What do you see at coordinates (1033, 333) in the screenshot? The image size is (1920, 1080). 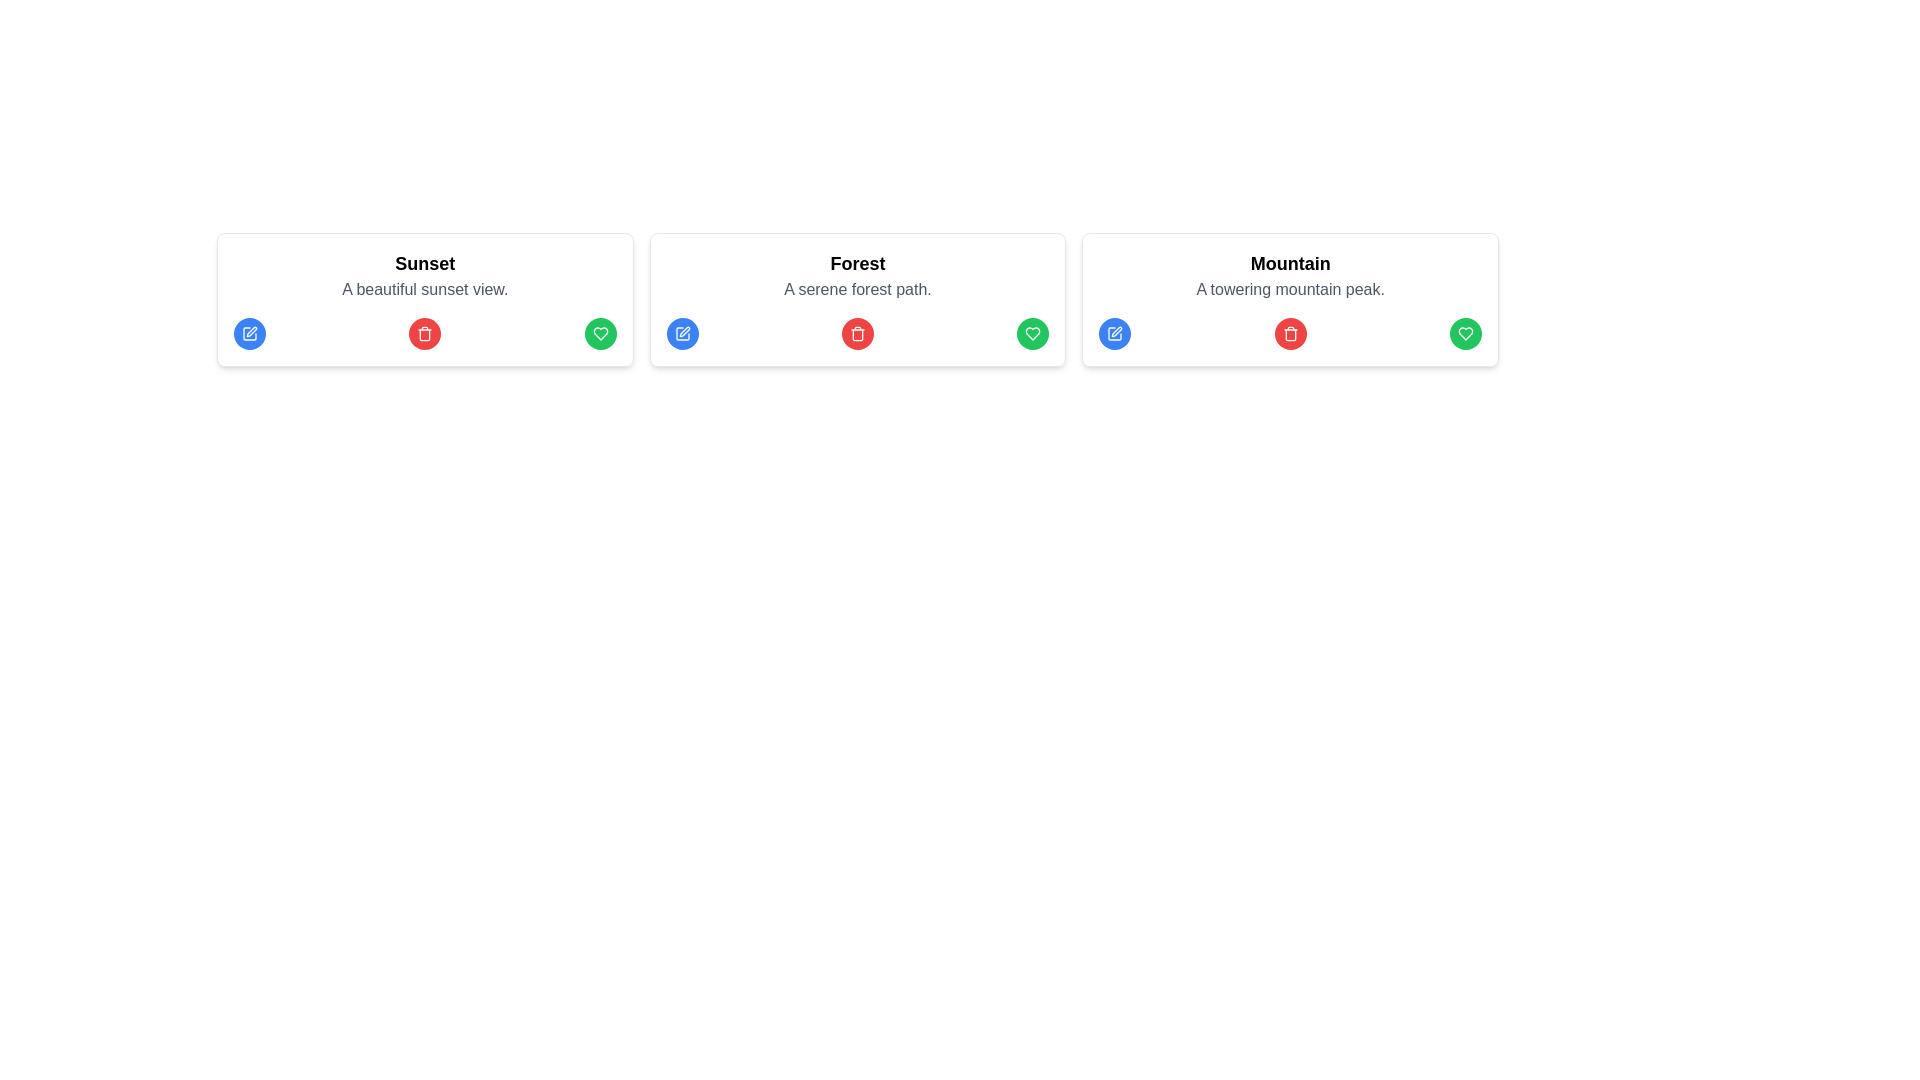 I see `the heart icon embedded in the green circular button at the bottom right corner of the 'Forest' card` at bounding box center [1033, 333].